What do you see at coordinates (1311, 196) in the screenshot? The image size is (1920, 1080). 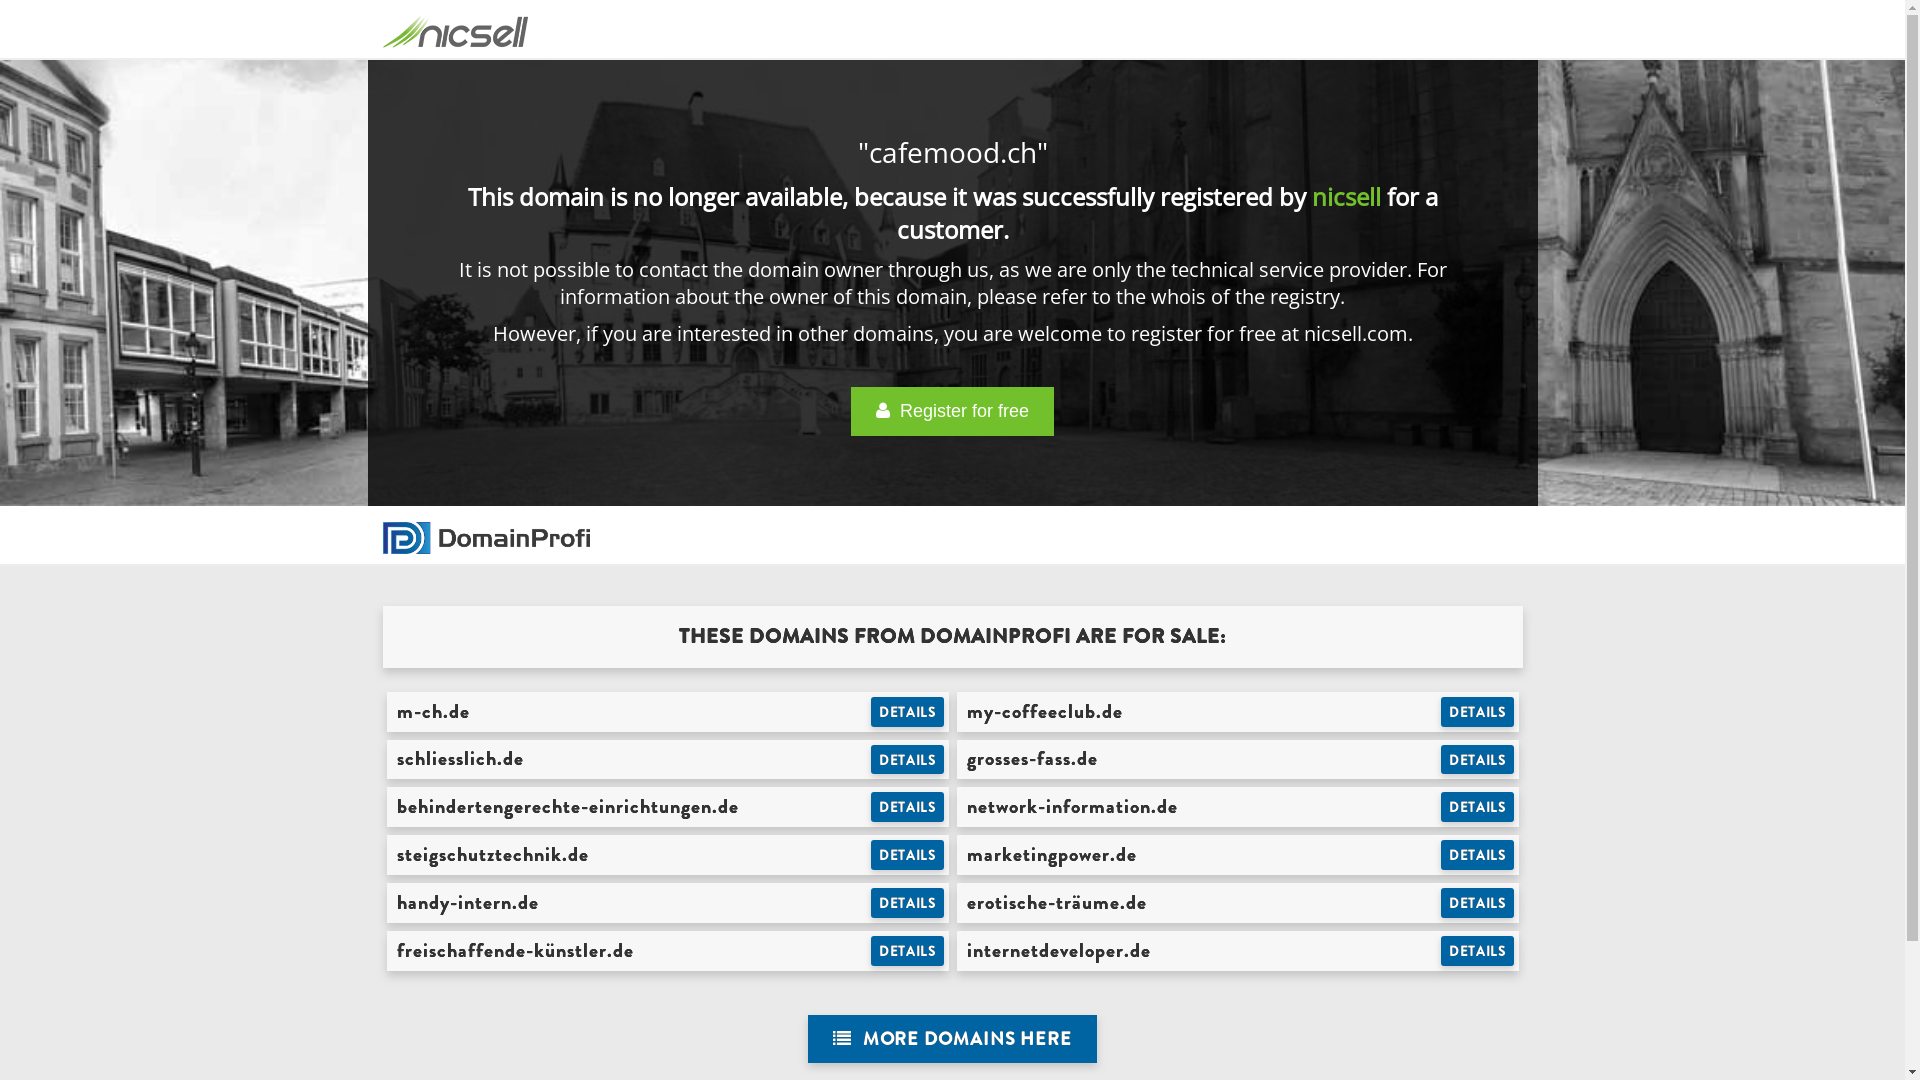 I see `'nicsell'` at bounding box center [1311, 196].